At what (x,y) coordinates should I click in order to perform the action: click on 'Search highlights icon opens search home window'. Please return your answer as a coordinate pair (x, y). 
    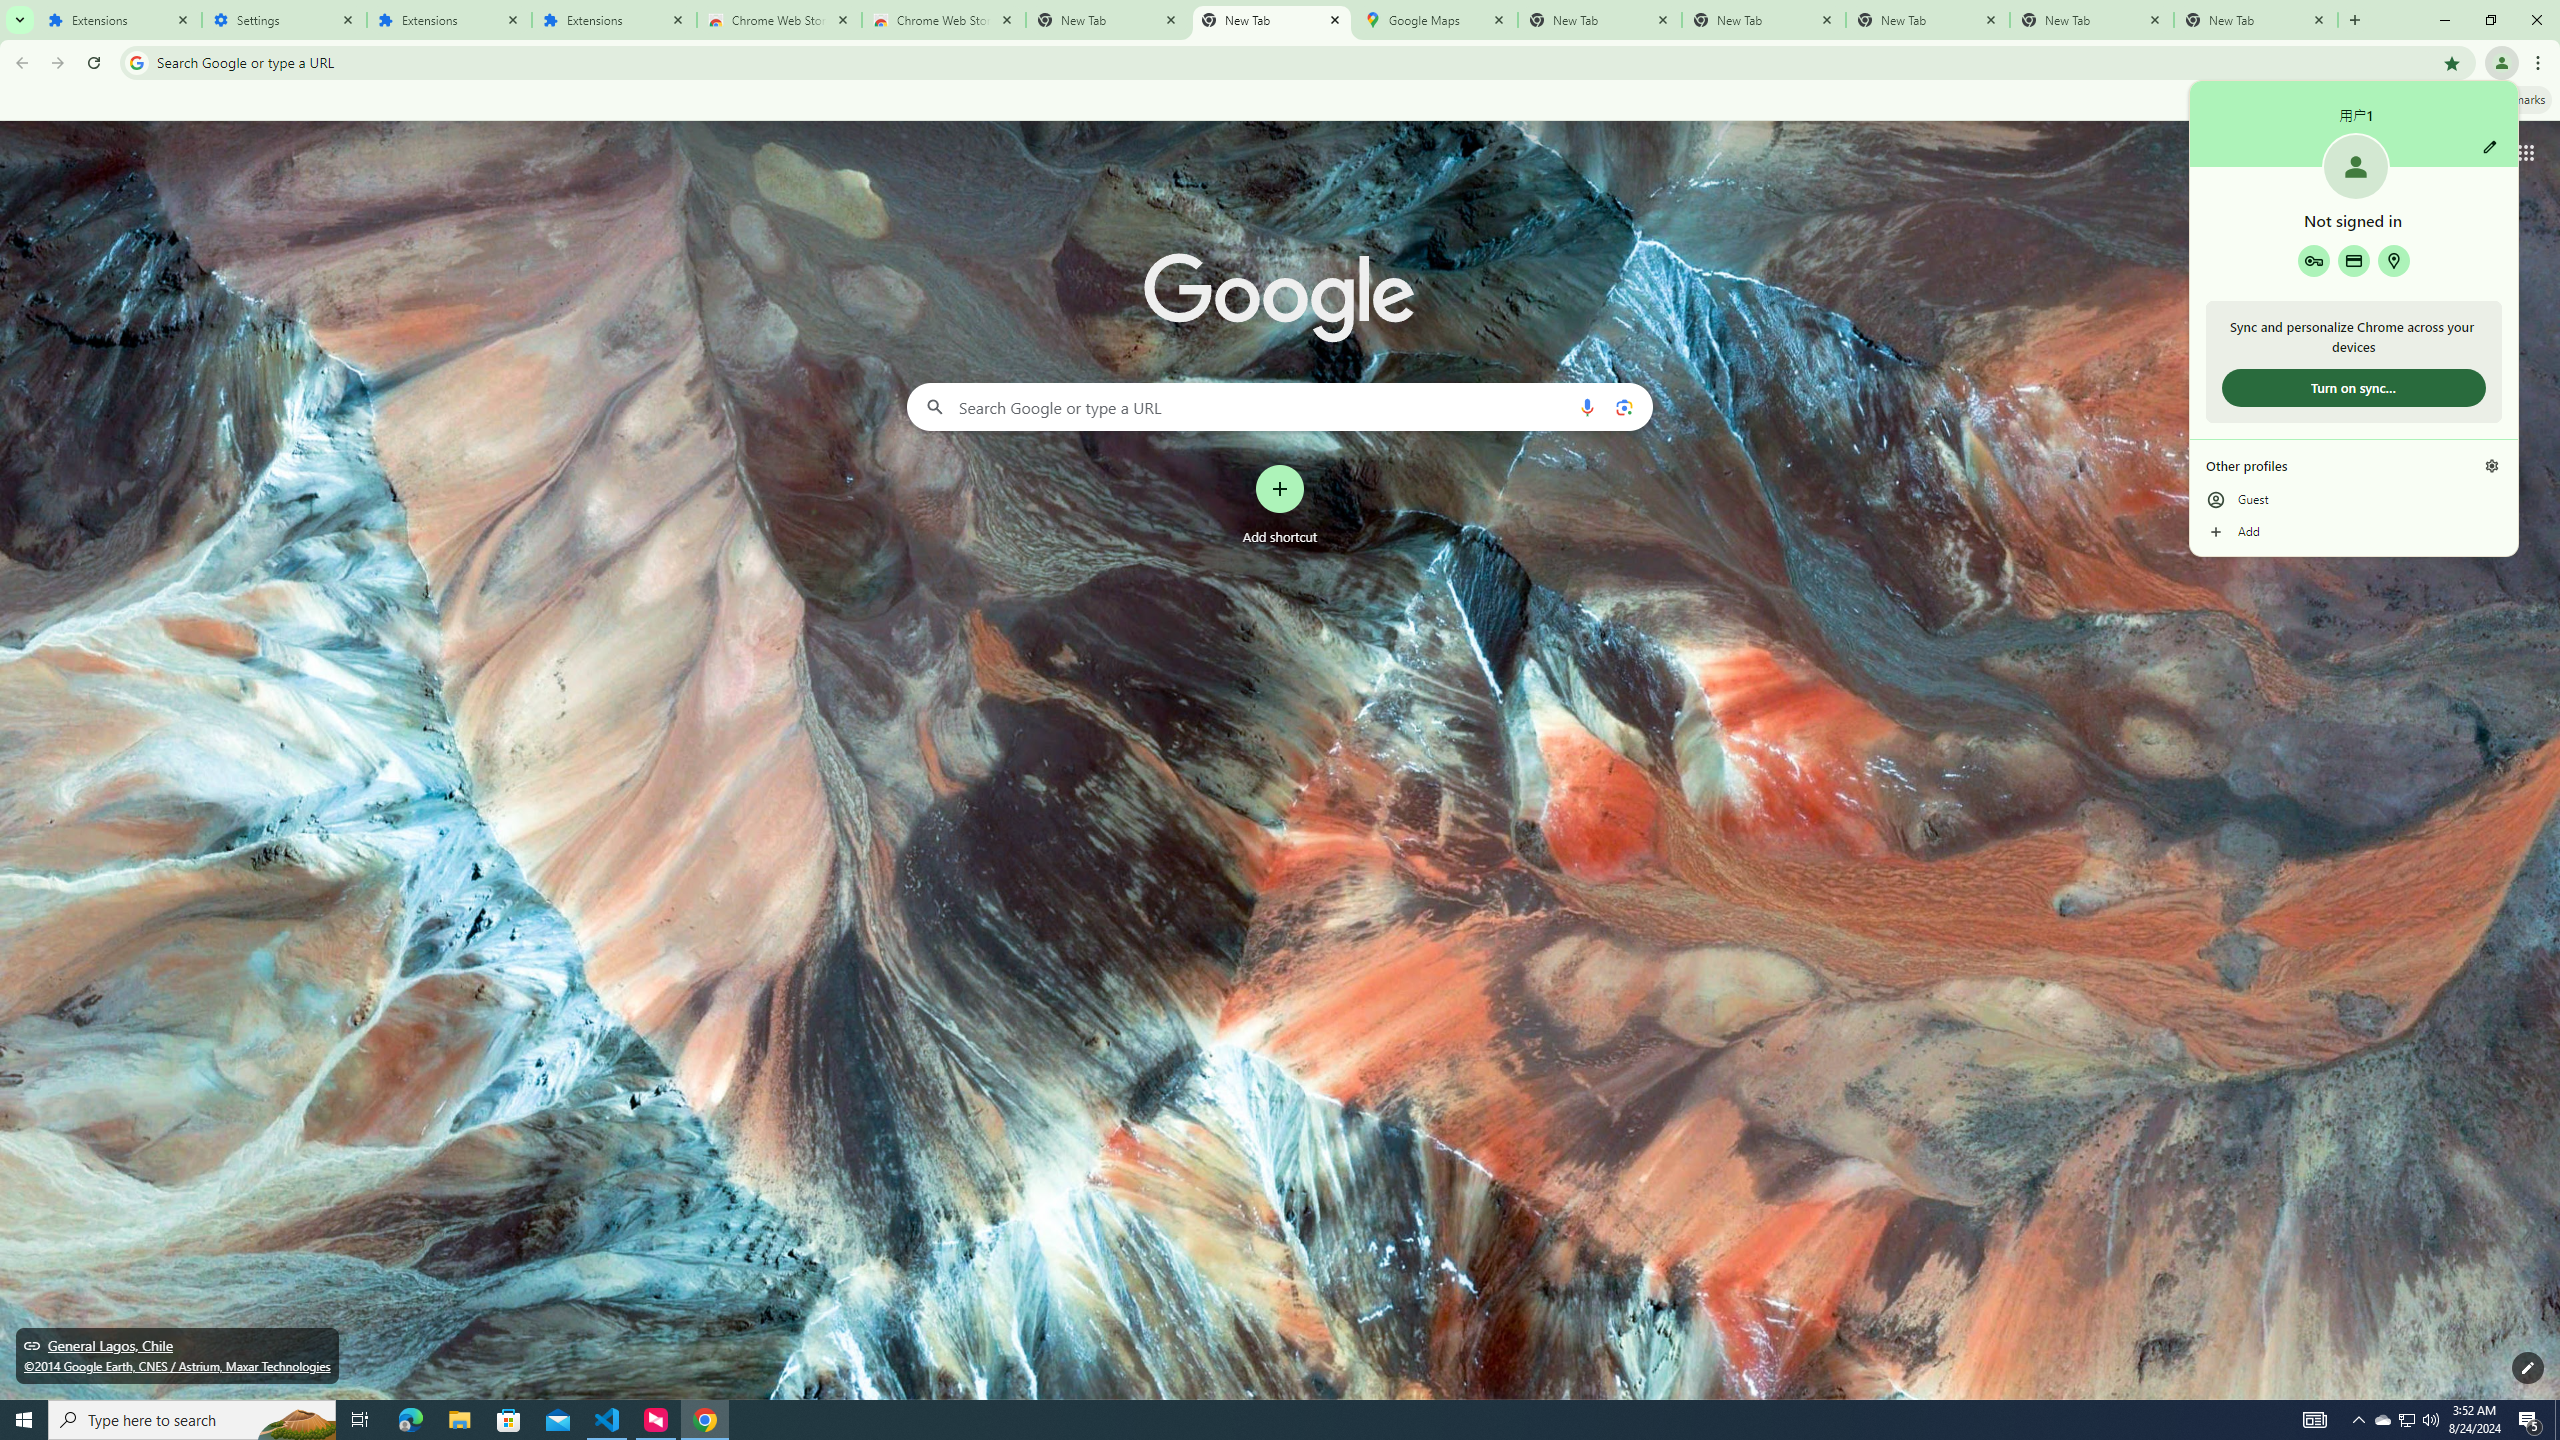
    Looking at the image, I should click on (294, 1418).